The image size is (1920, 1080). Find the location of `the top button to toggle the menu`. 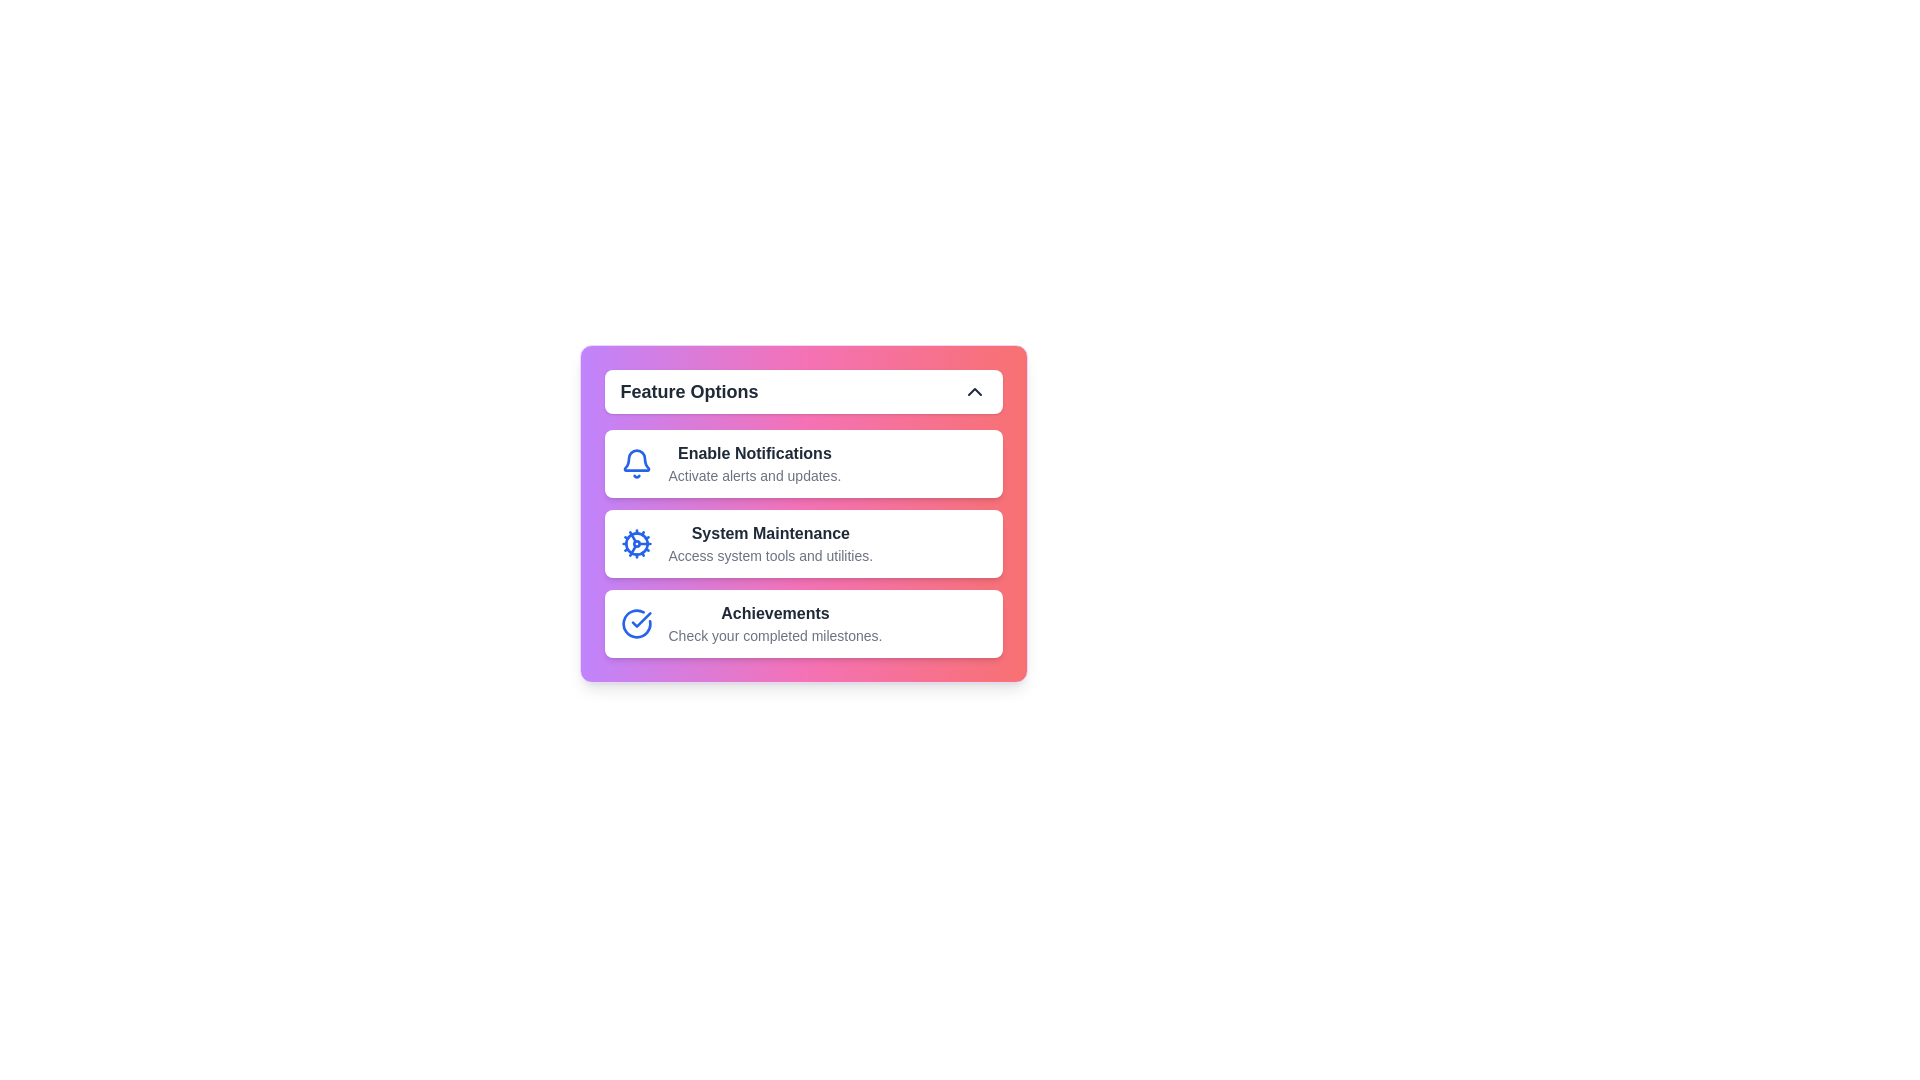

the top button to toggle the menu is located at coordinates (803, 392).